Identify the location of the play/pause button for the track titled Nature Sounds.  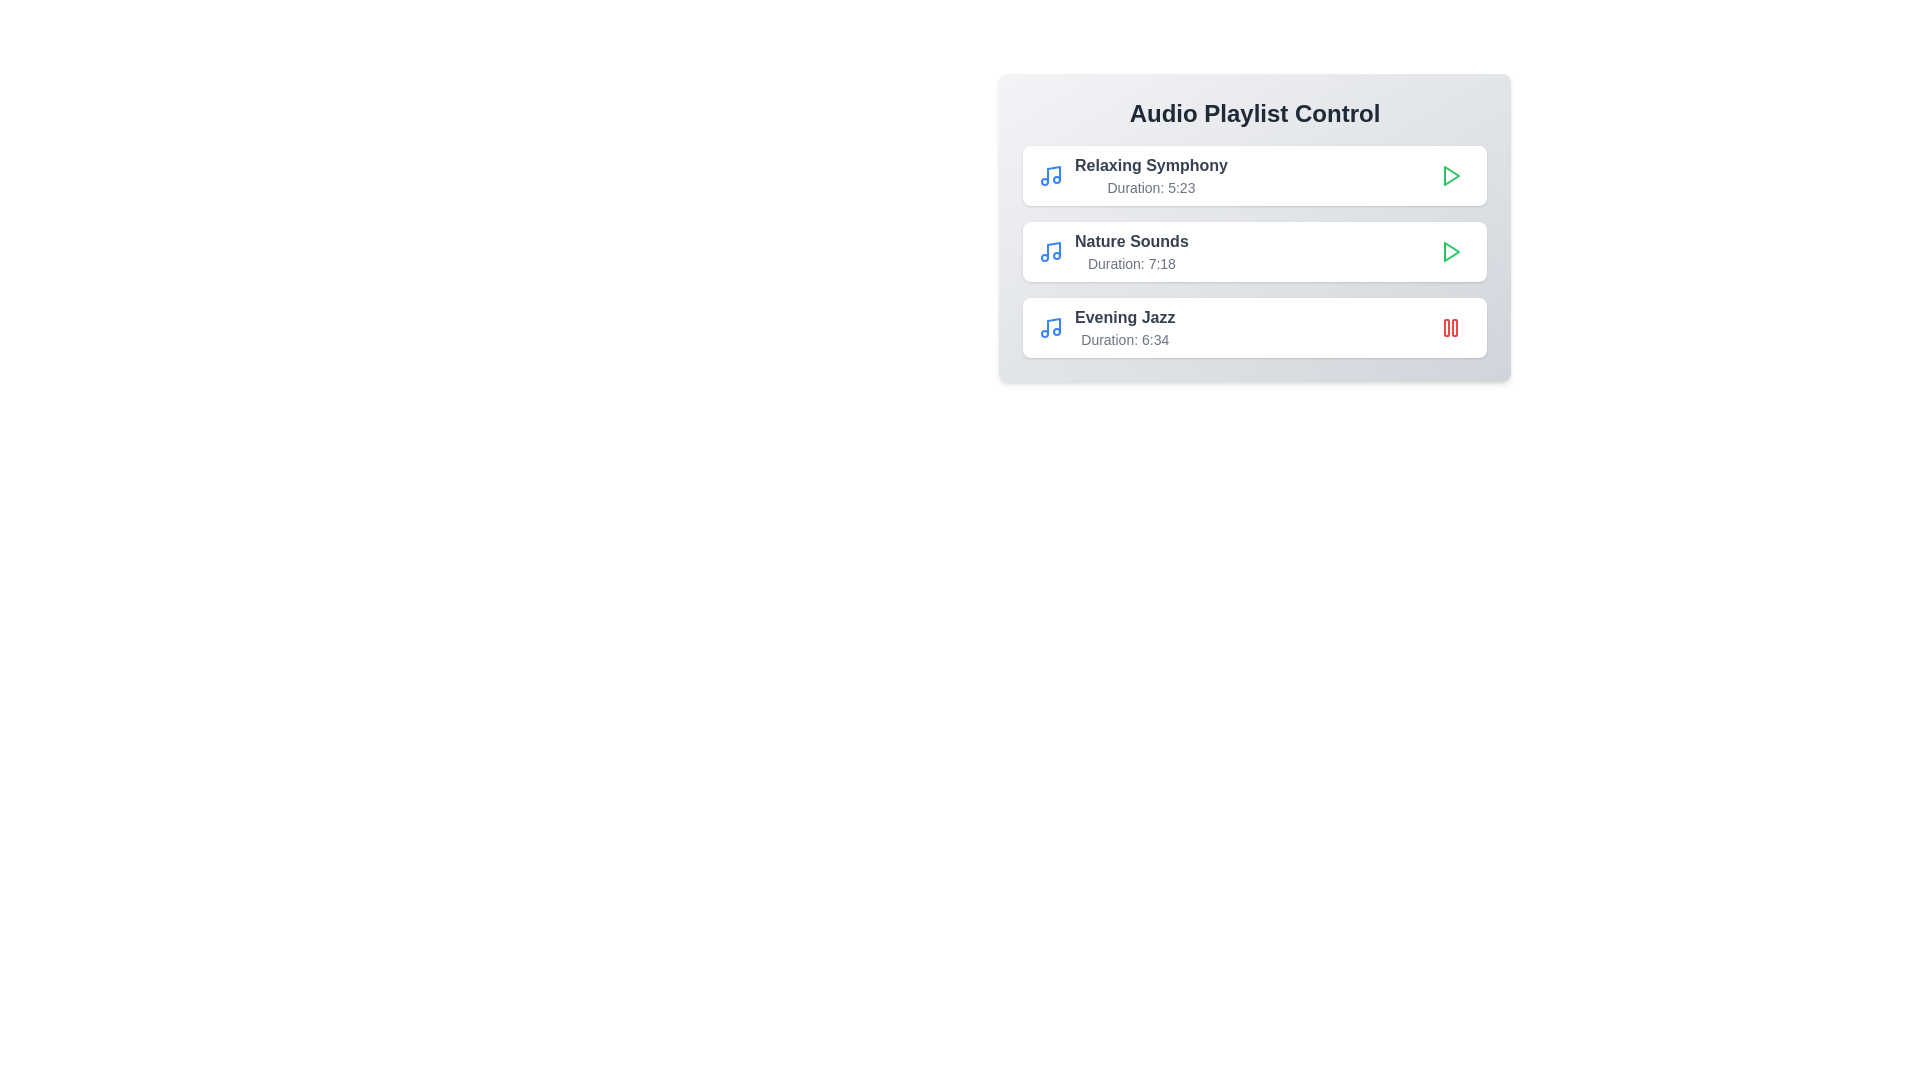
(1450, 250).